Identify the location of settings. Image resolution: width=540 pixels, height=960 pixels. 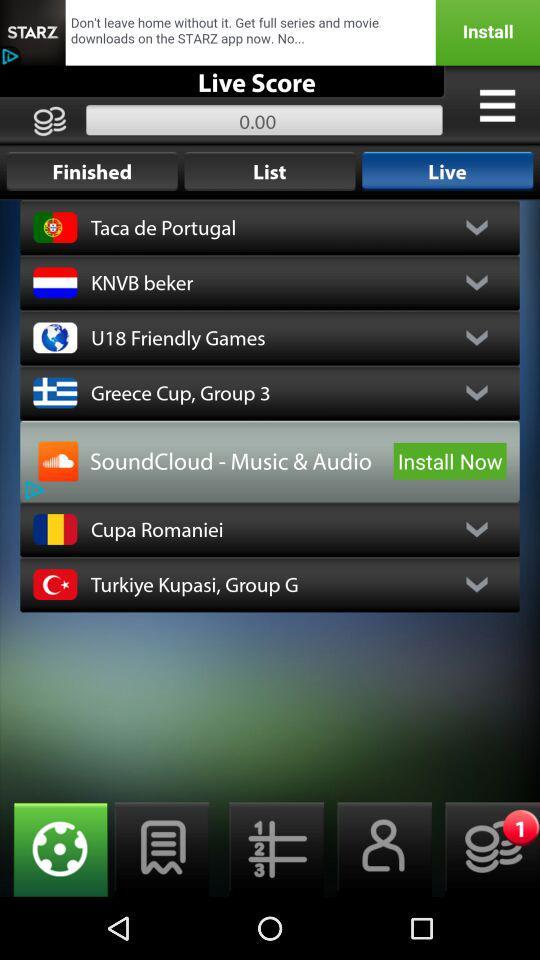
(54, 848).